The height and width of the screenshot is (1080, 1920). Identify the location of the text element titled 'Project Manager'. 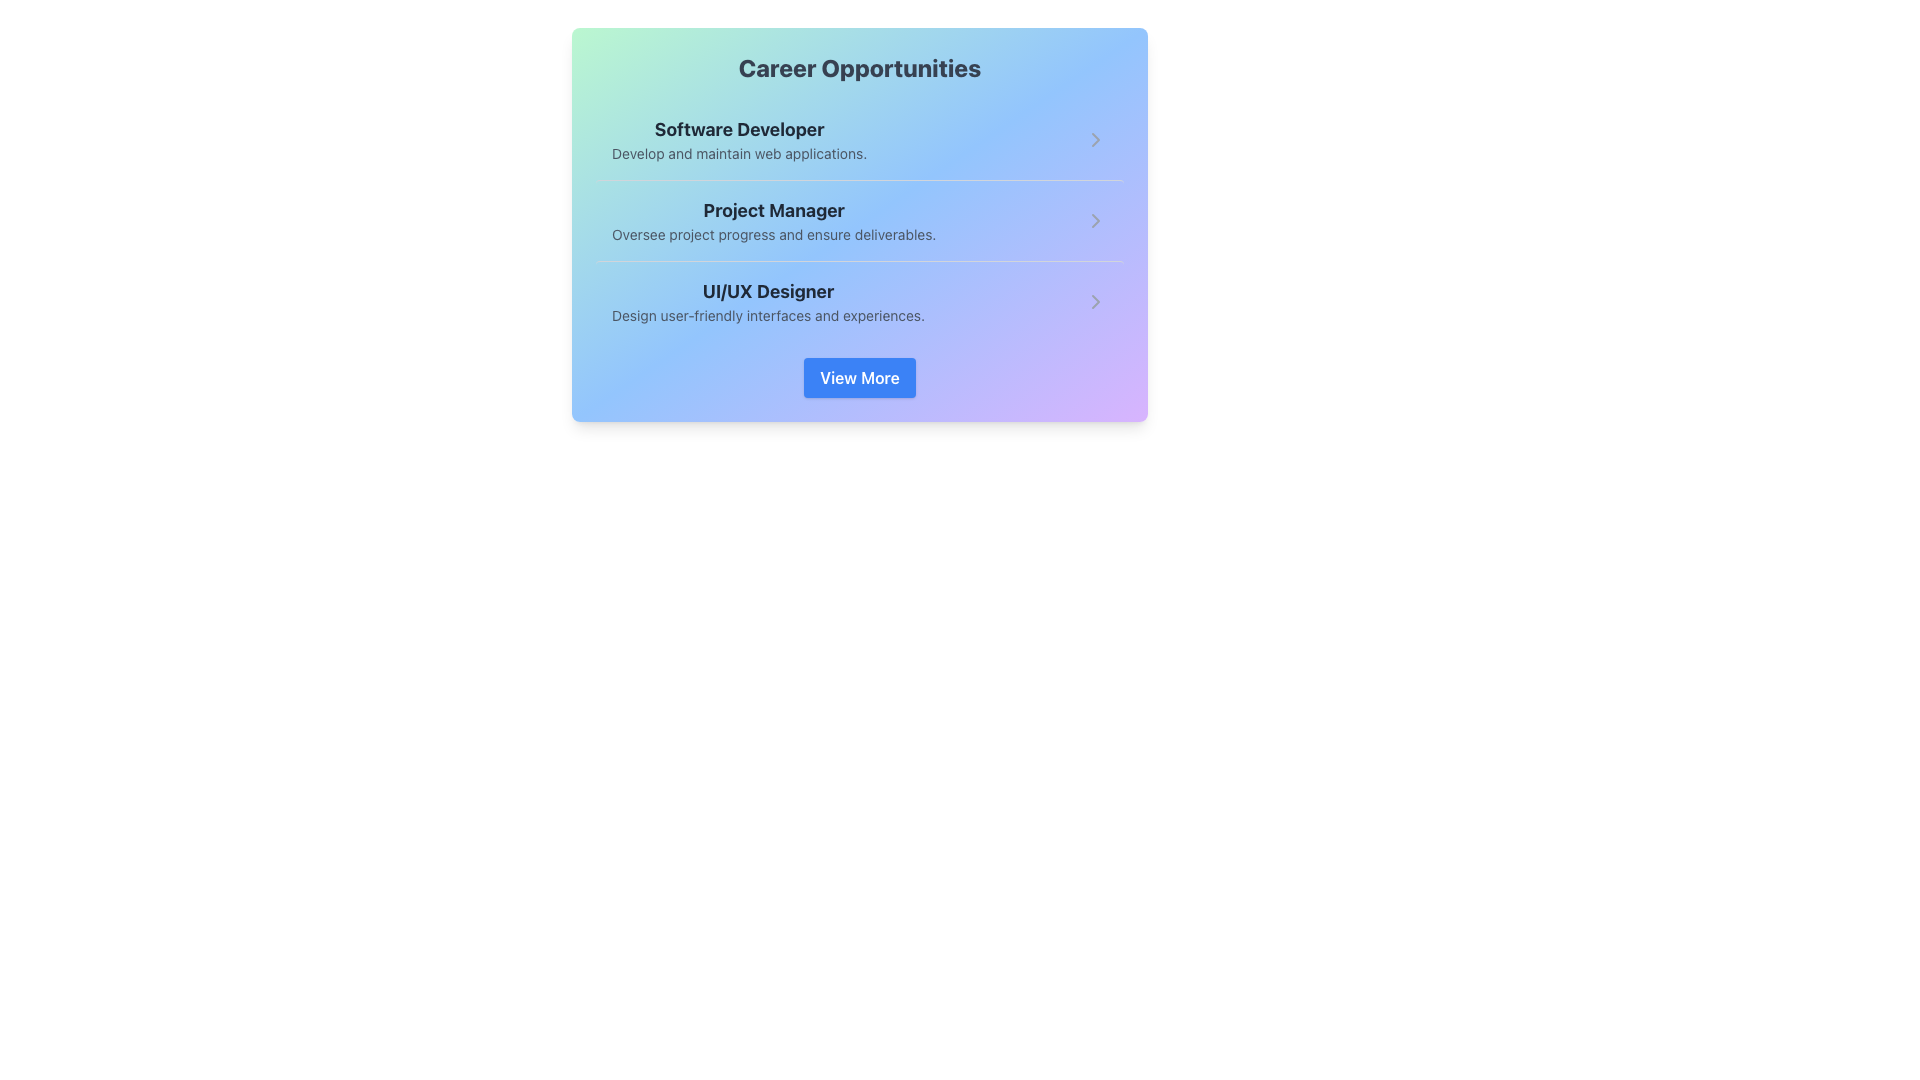
(773, 220).